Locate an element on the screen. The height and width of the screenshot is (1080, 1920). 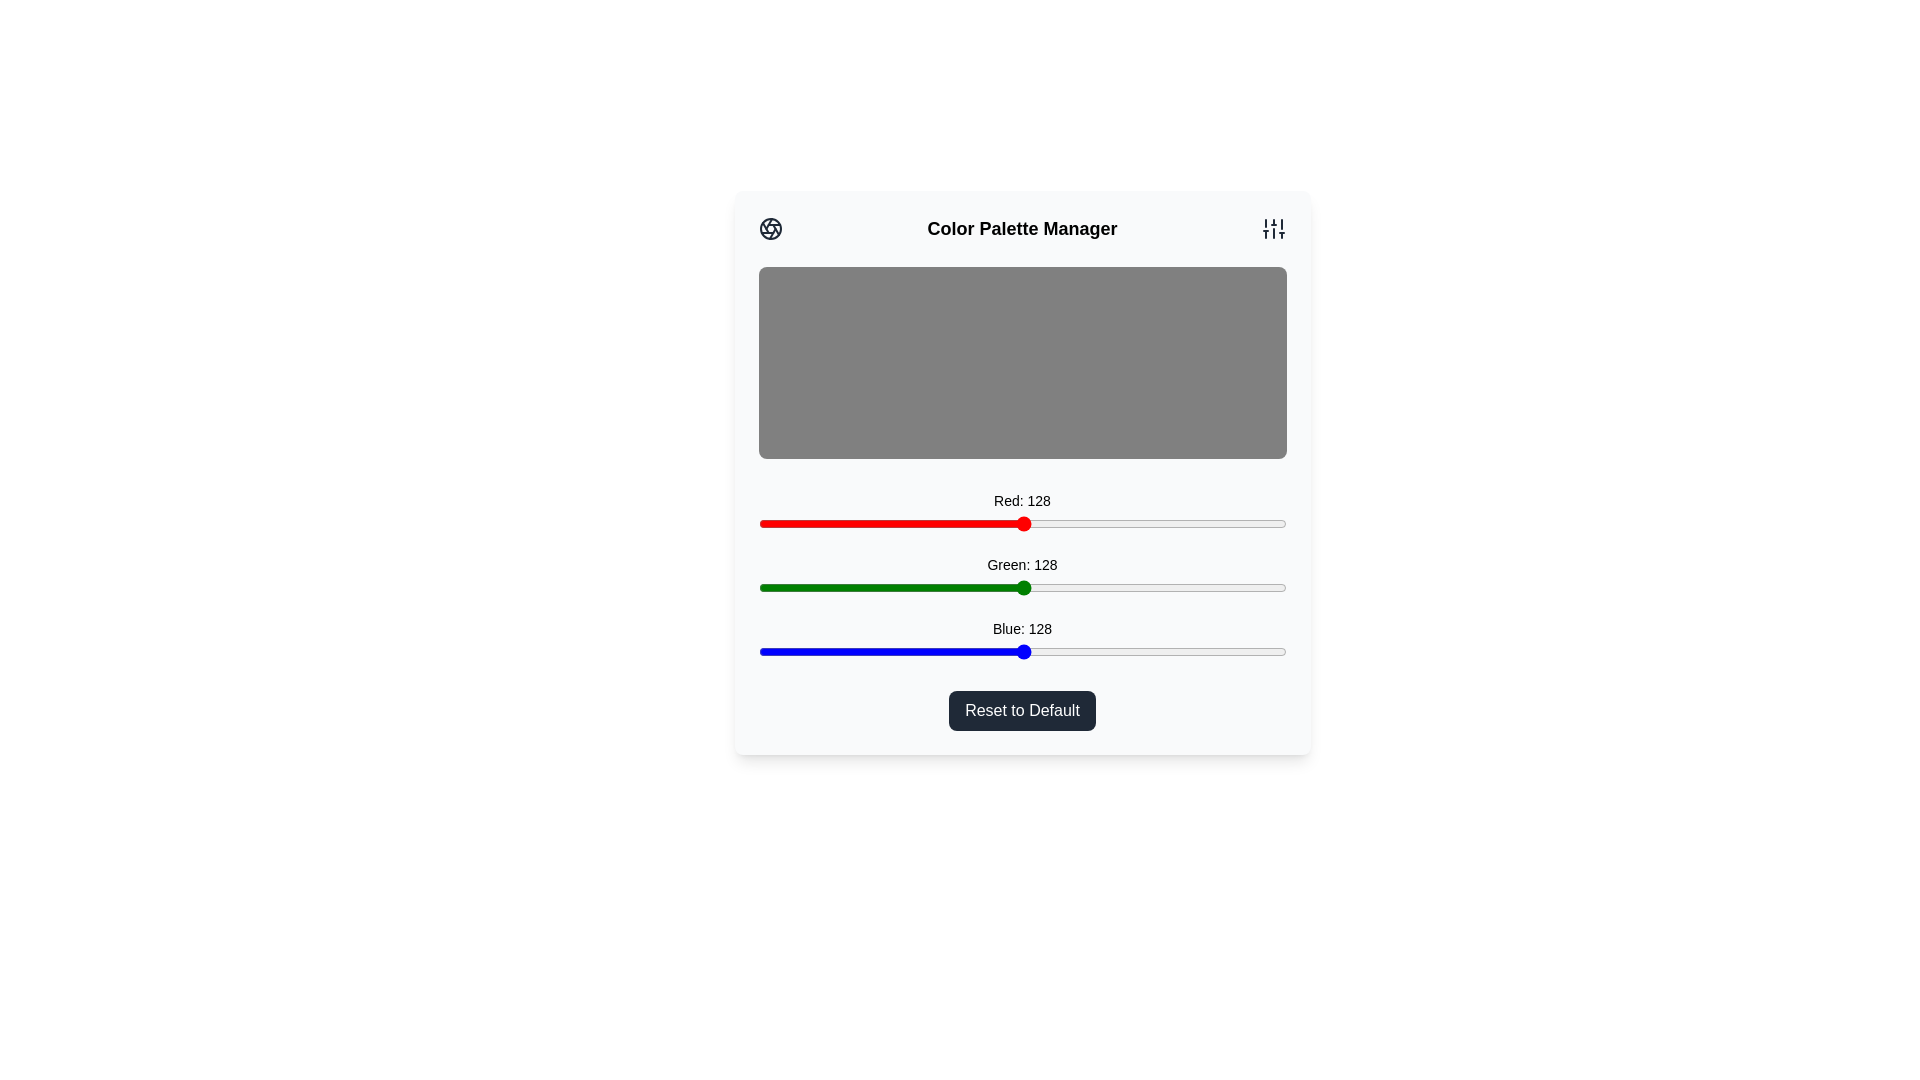
the green slider to set the green intensity to 160 is located at coordinates (1088, 586).